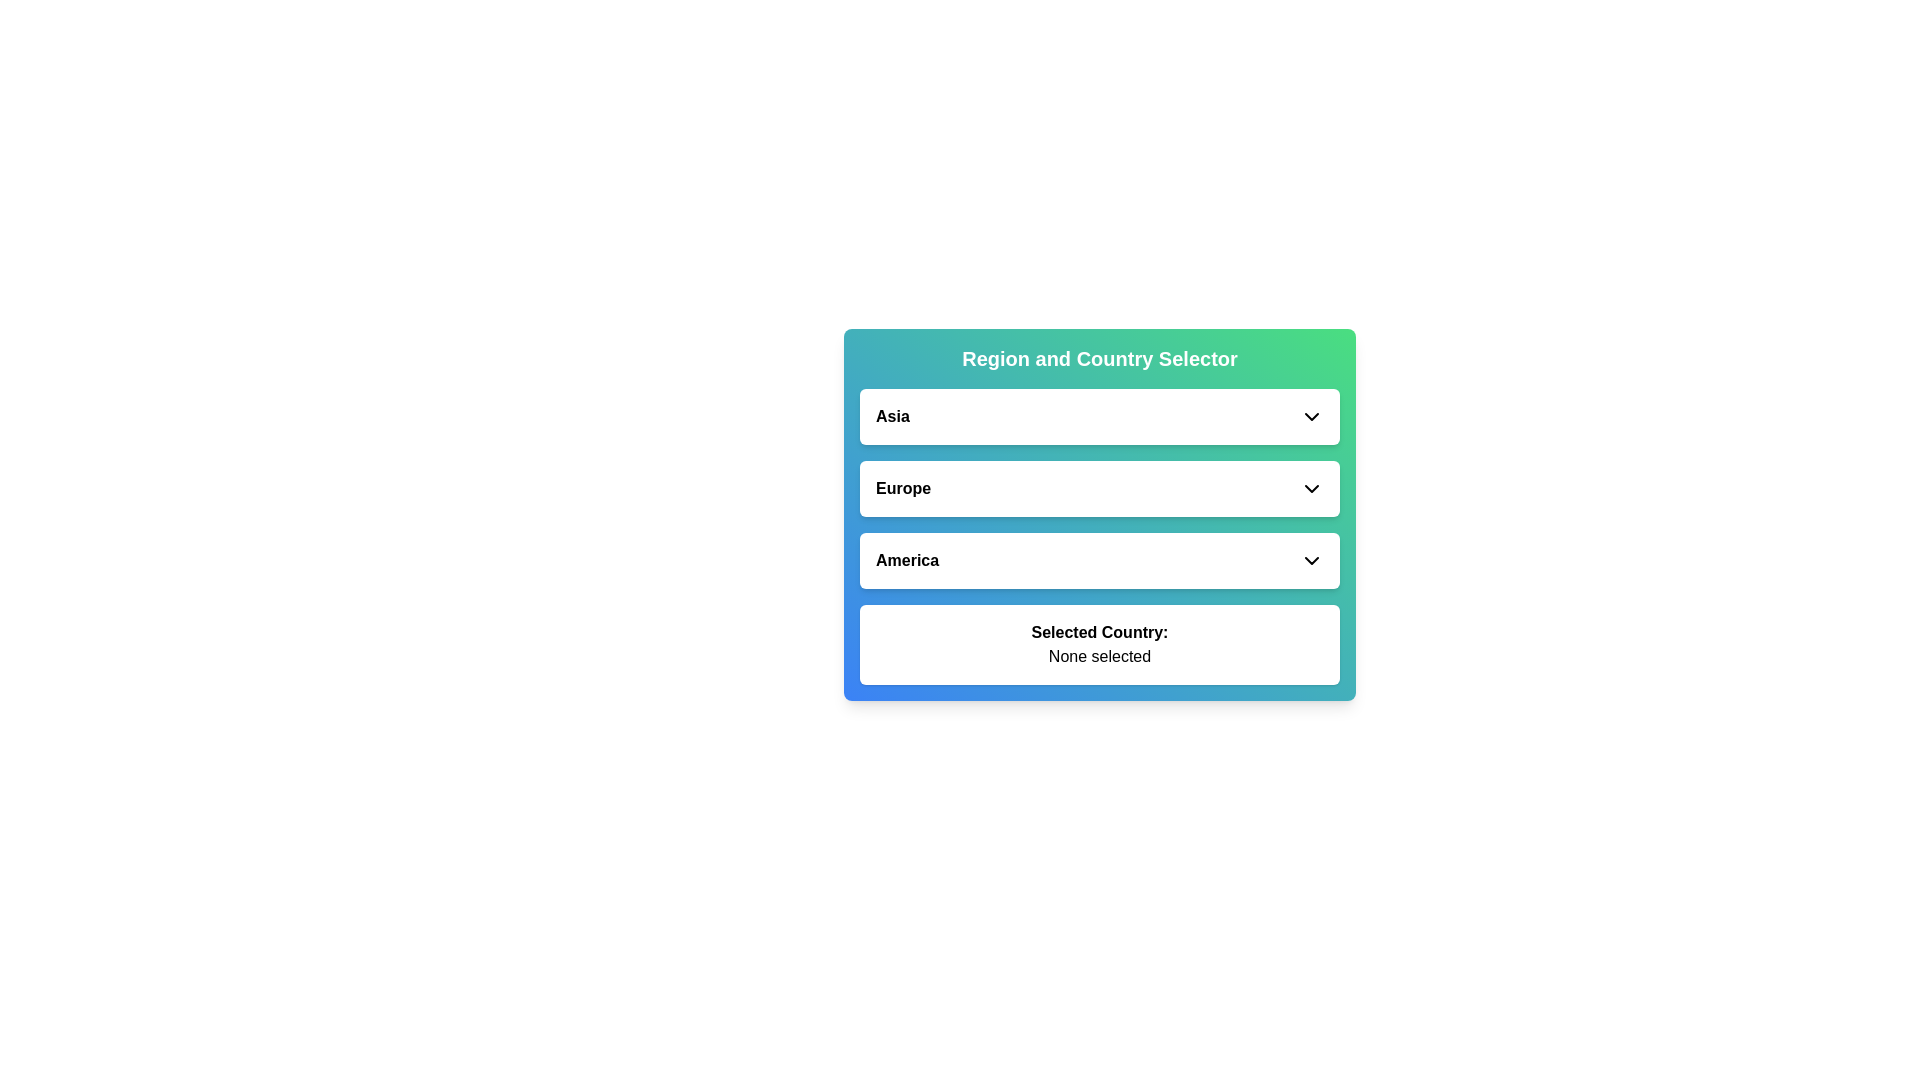 Image resolution: width=1920 pixels, height=1080 pixels. I want to click on the Dropdown selector for choosing 'America', so click(1098, 560).